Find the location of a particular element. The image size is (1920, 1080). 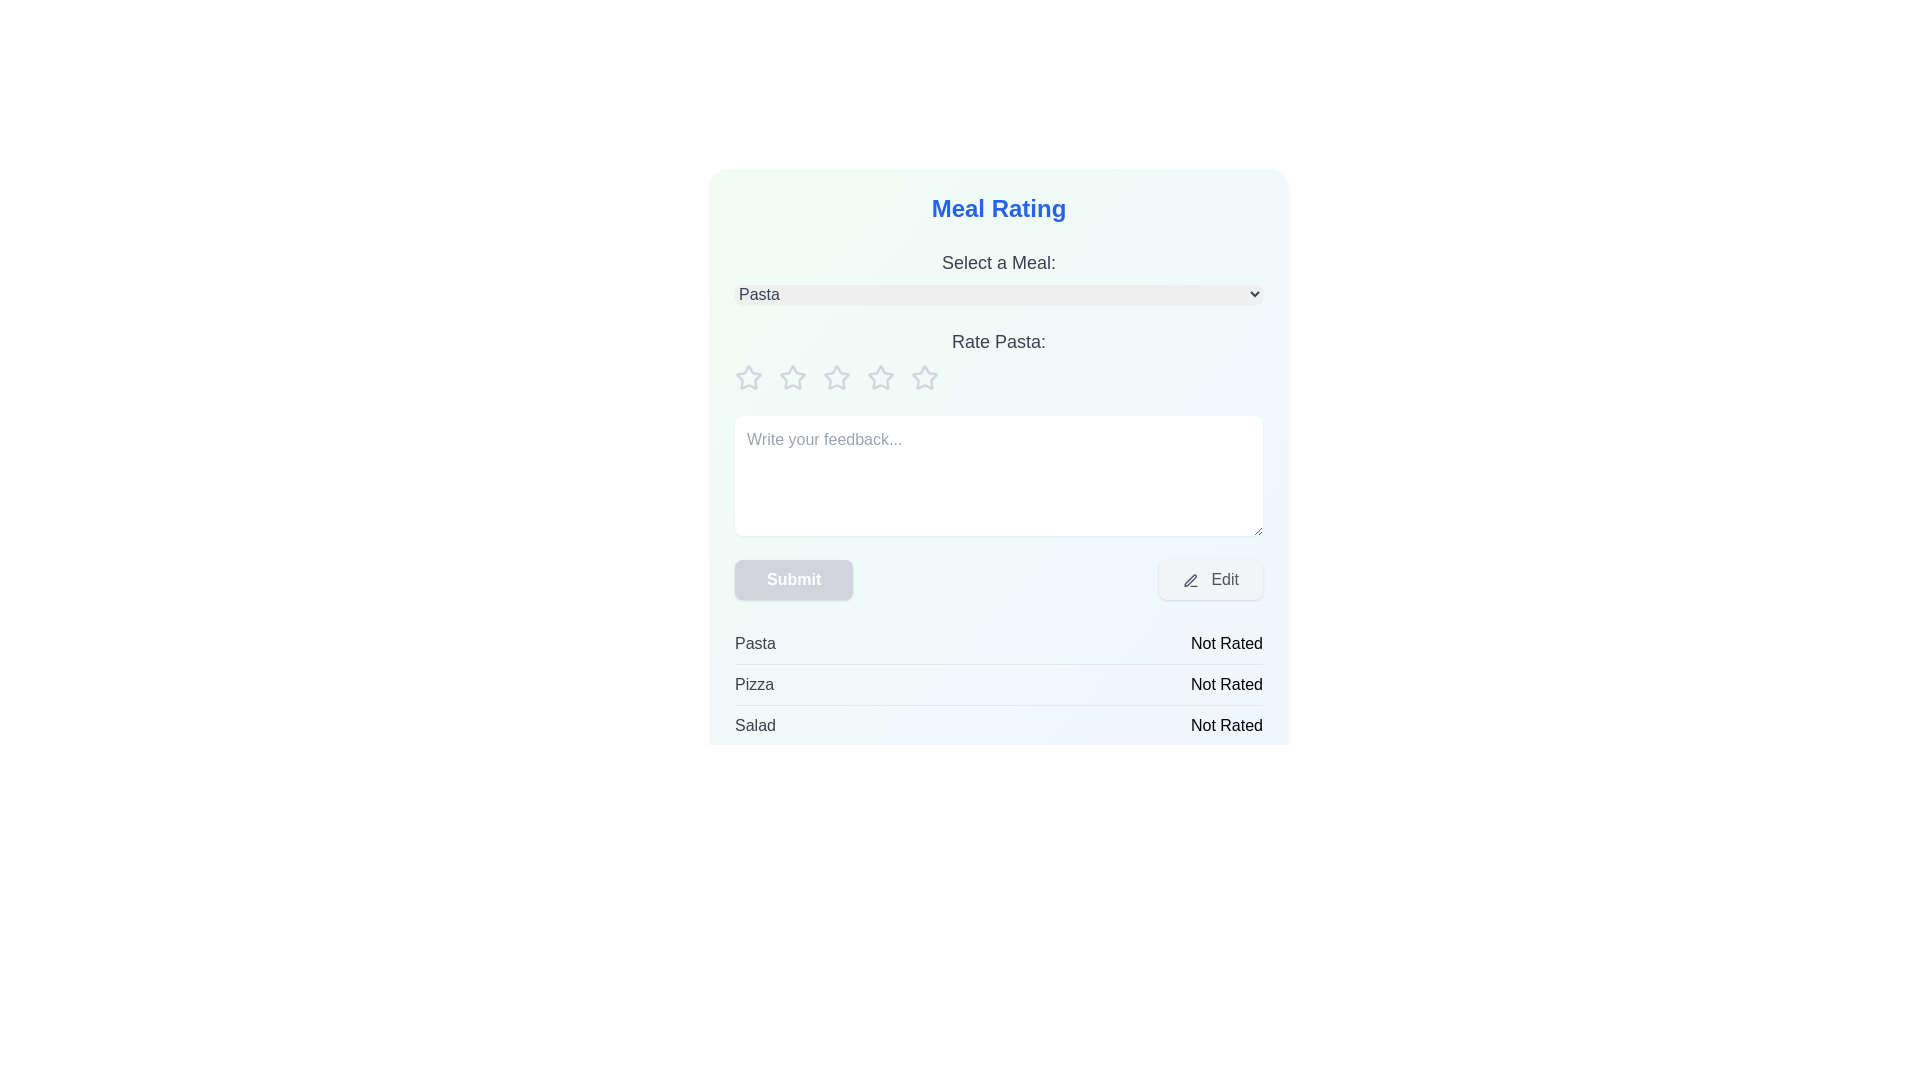

an item from the dropdown menu labeled 'Select a Meal:' which currently shows 'Pasta' is located at coordinates (998, 293).